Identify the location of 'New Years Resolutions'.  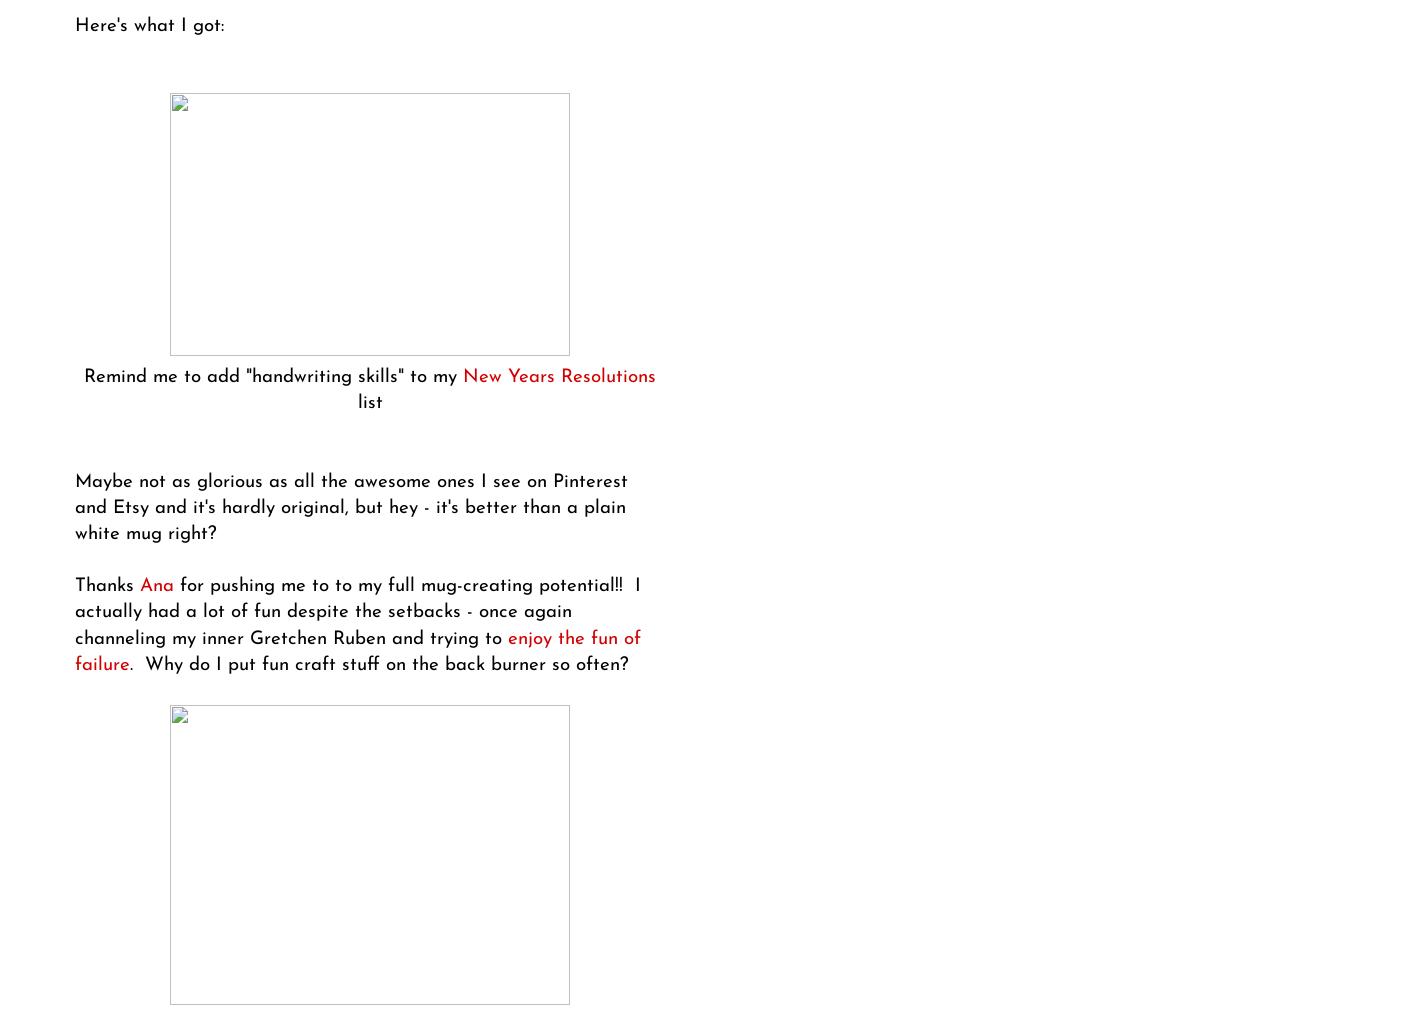
(558, 375).